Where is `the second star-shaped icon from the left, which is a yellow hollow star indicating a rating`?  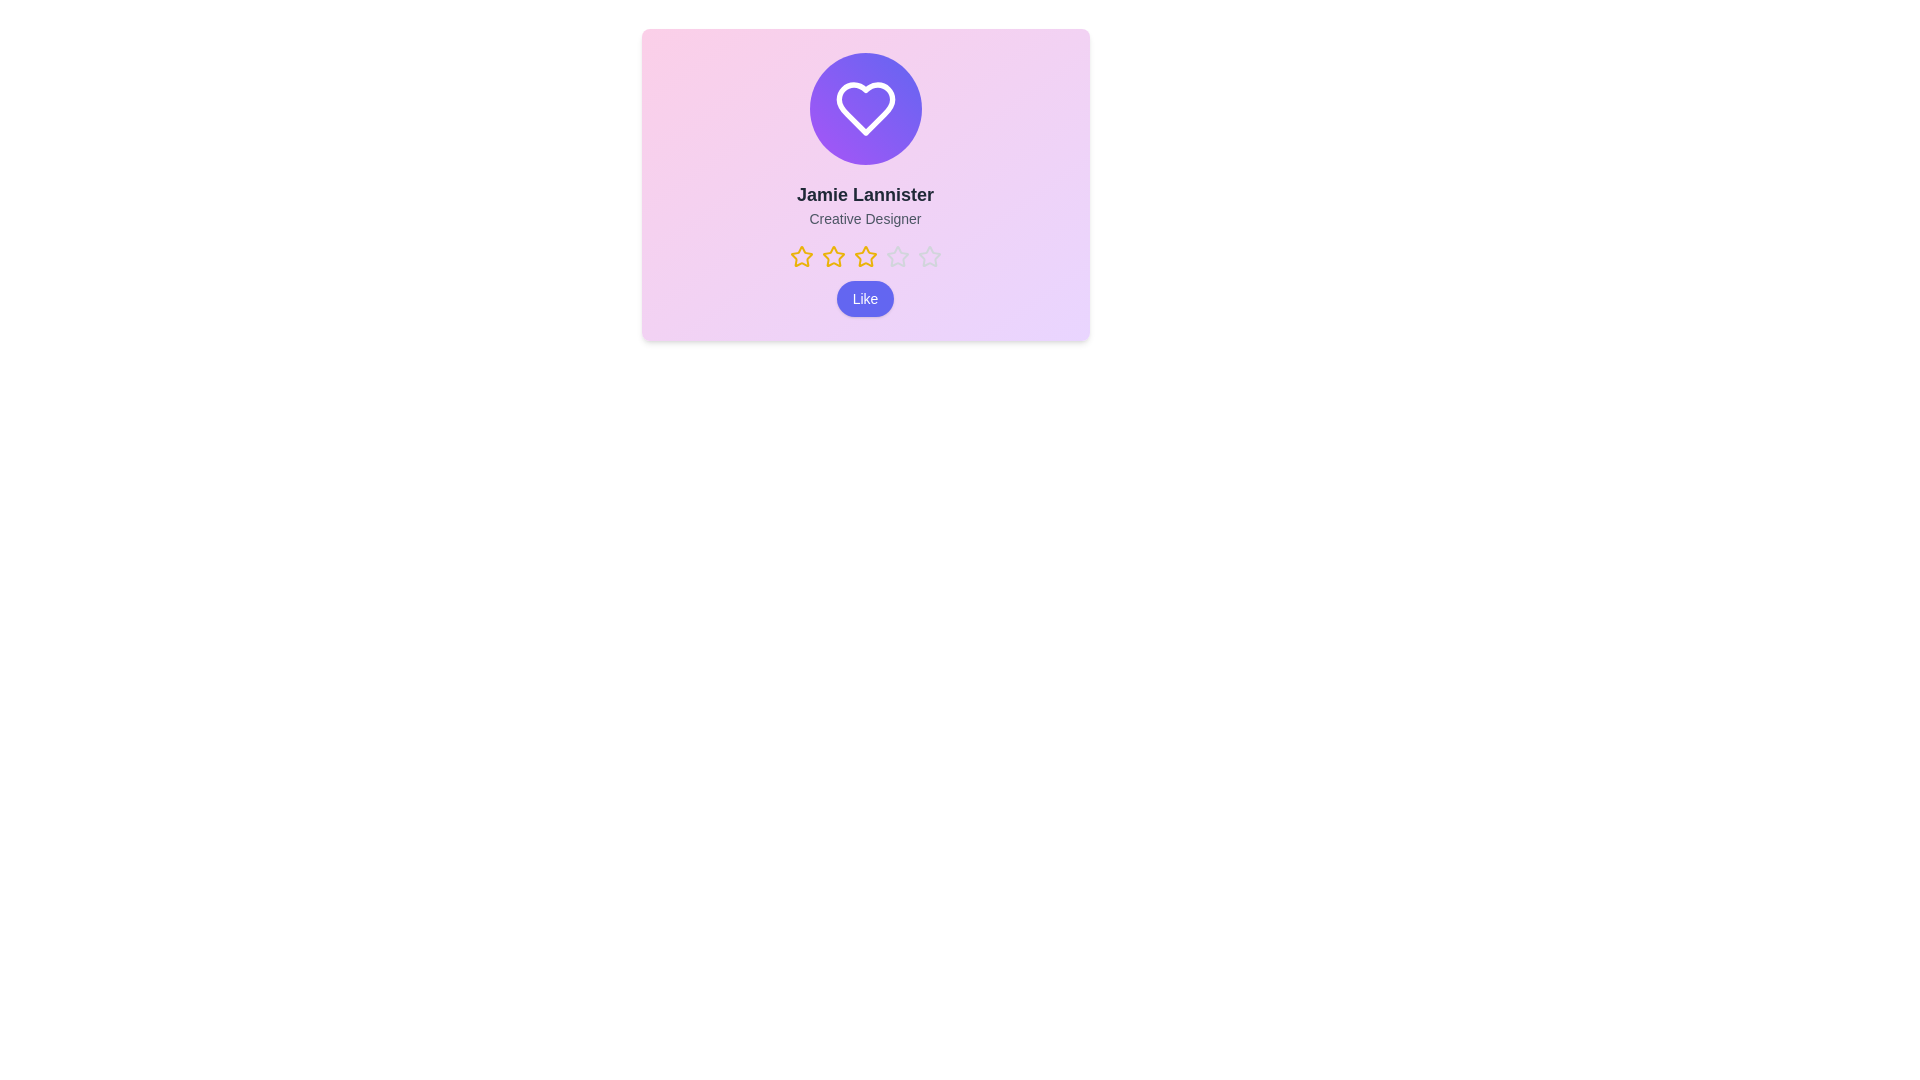 the second star-shaped icon from the left, which is a yellow hollow star indicating a rating is located at coordinates (833, 255).